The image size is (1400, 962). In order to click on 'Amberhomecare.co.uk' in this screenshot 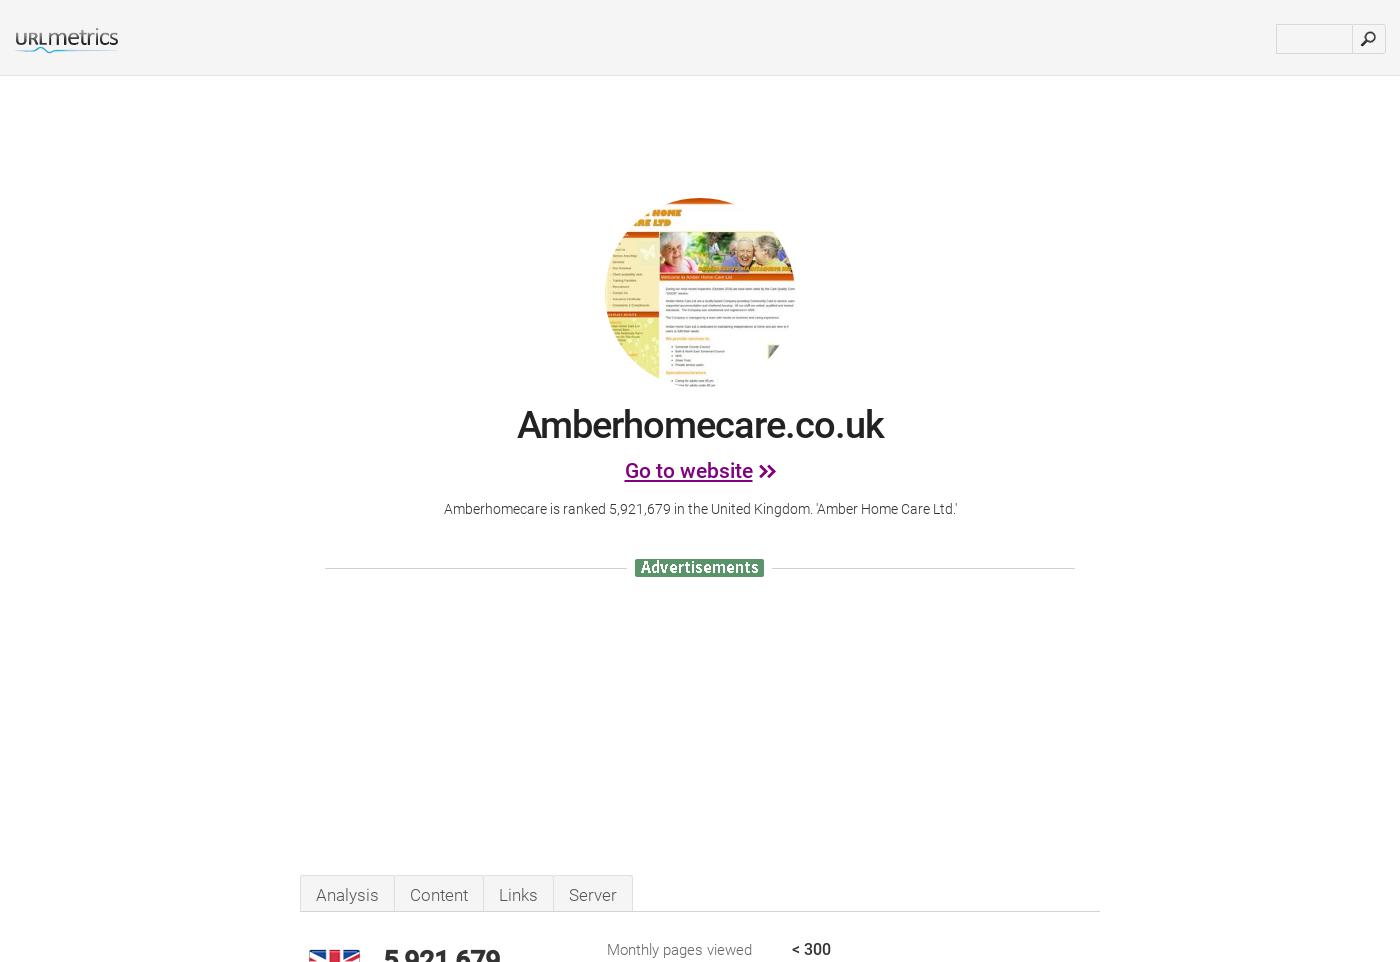, I will do `click(699, 424)`.